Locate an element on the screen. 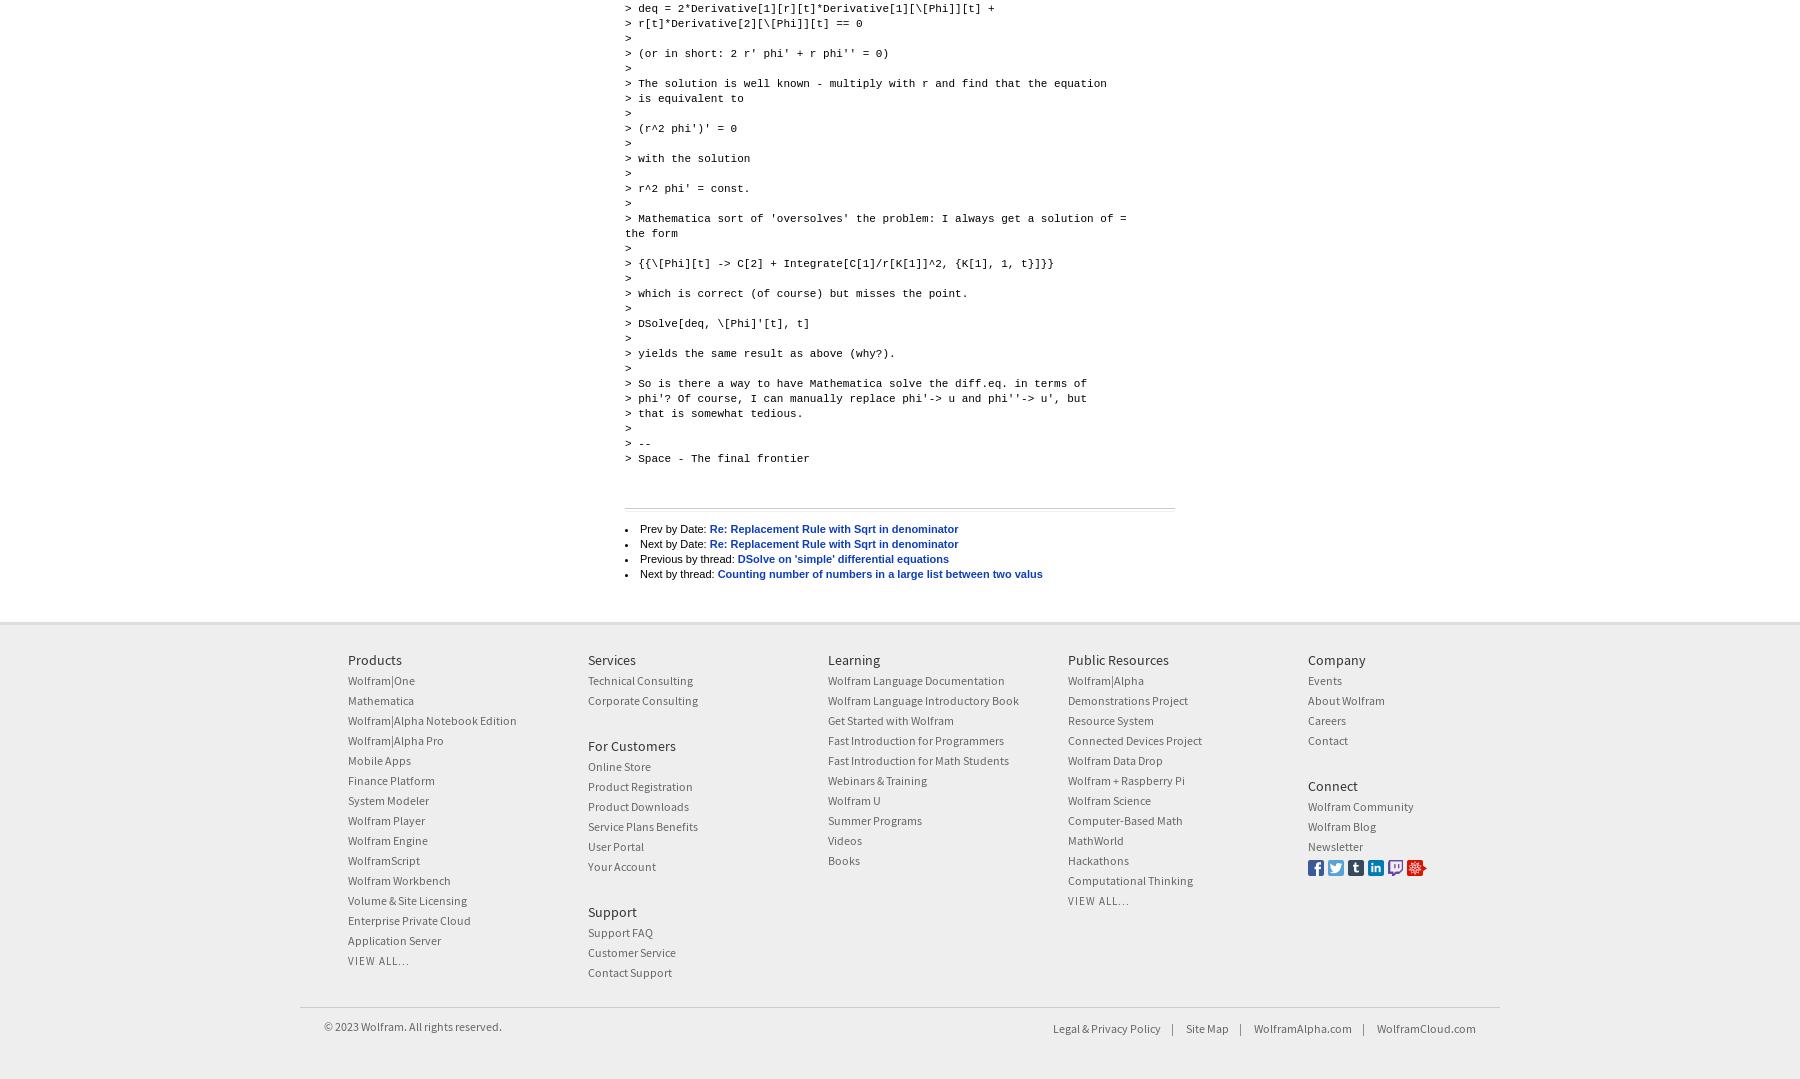  'Service Plans Benefits' is located at coordinates (642, 825).